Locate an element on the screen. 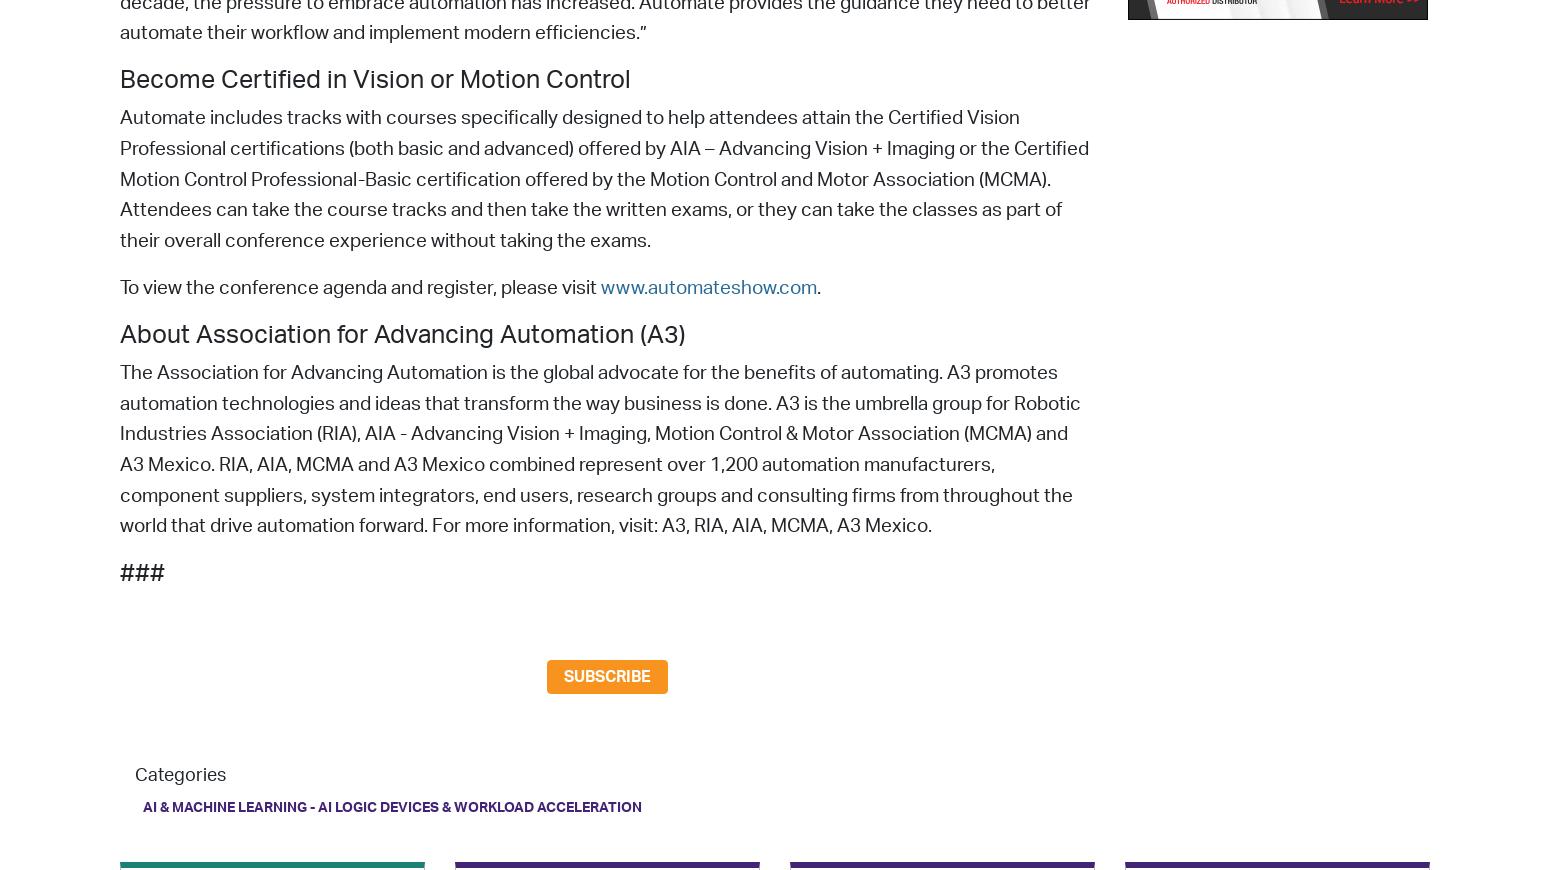 The height and width of the screenshot is (870, 1550). 'Subscribe' is located at coordinates (607, 677).